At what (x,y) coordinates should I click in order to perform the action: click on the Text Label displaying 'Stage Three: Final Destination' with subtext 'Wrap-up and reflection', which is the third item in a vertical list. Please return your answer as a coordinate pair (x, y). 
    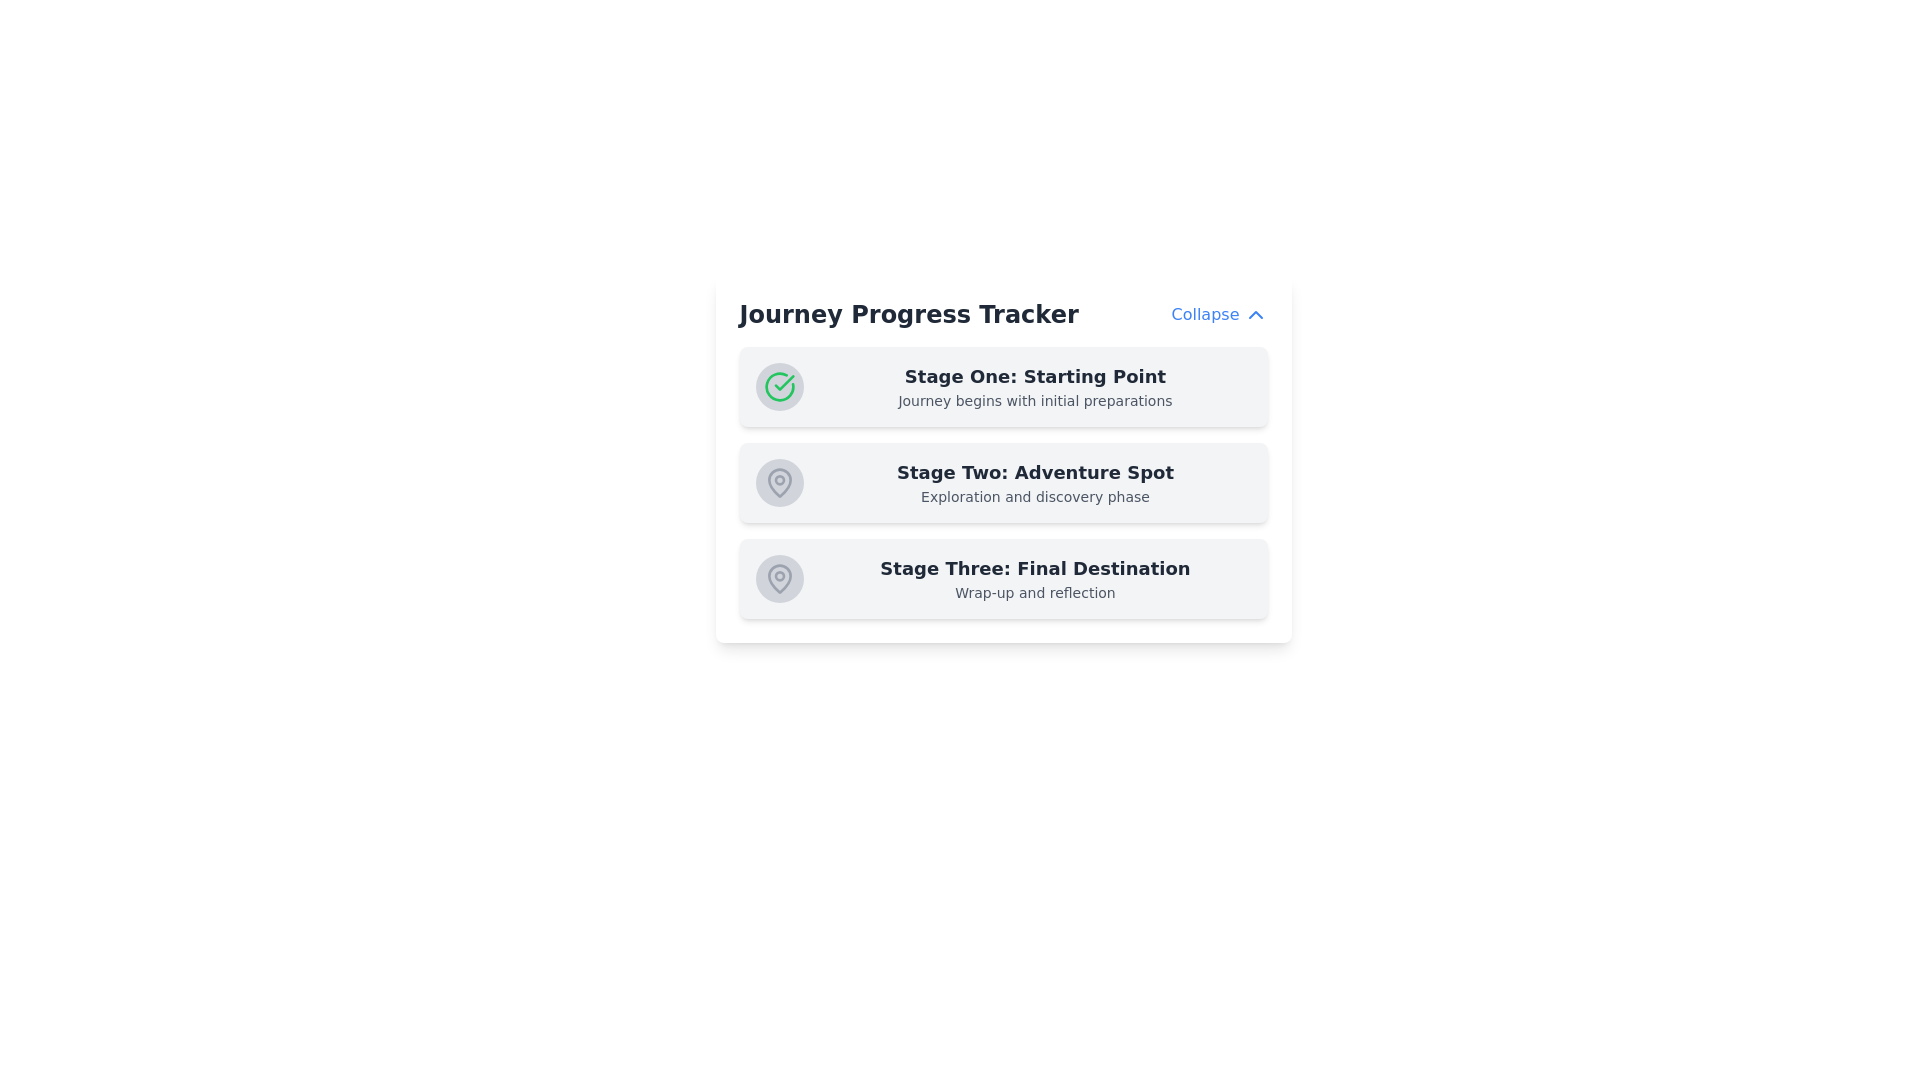
    Looking at the image, I should click on (1035, 578).